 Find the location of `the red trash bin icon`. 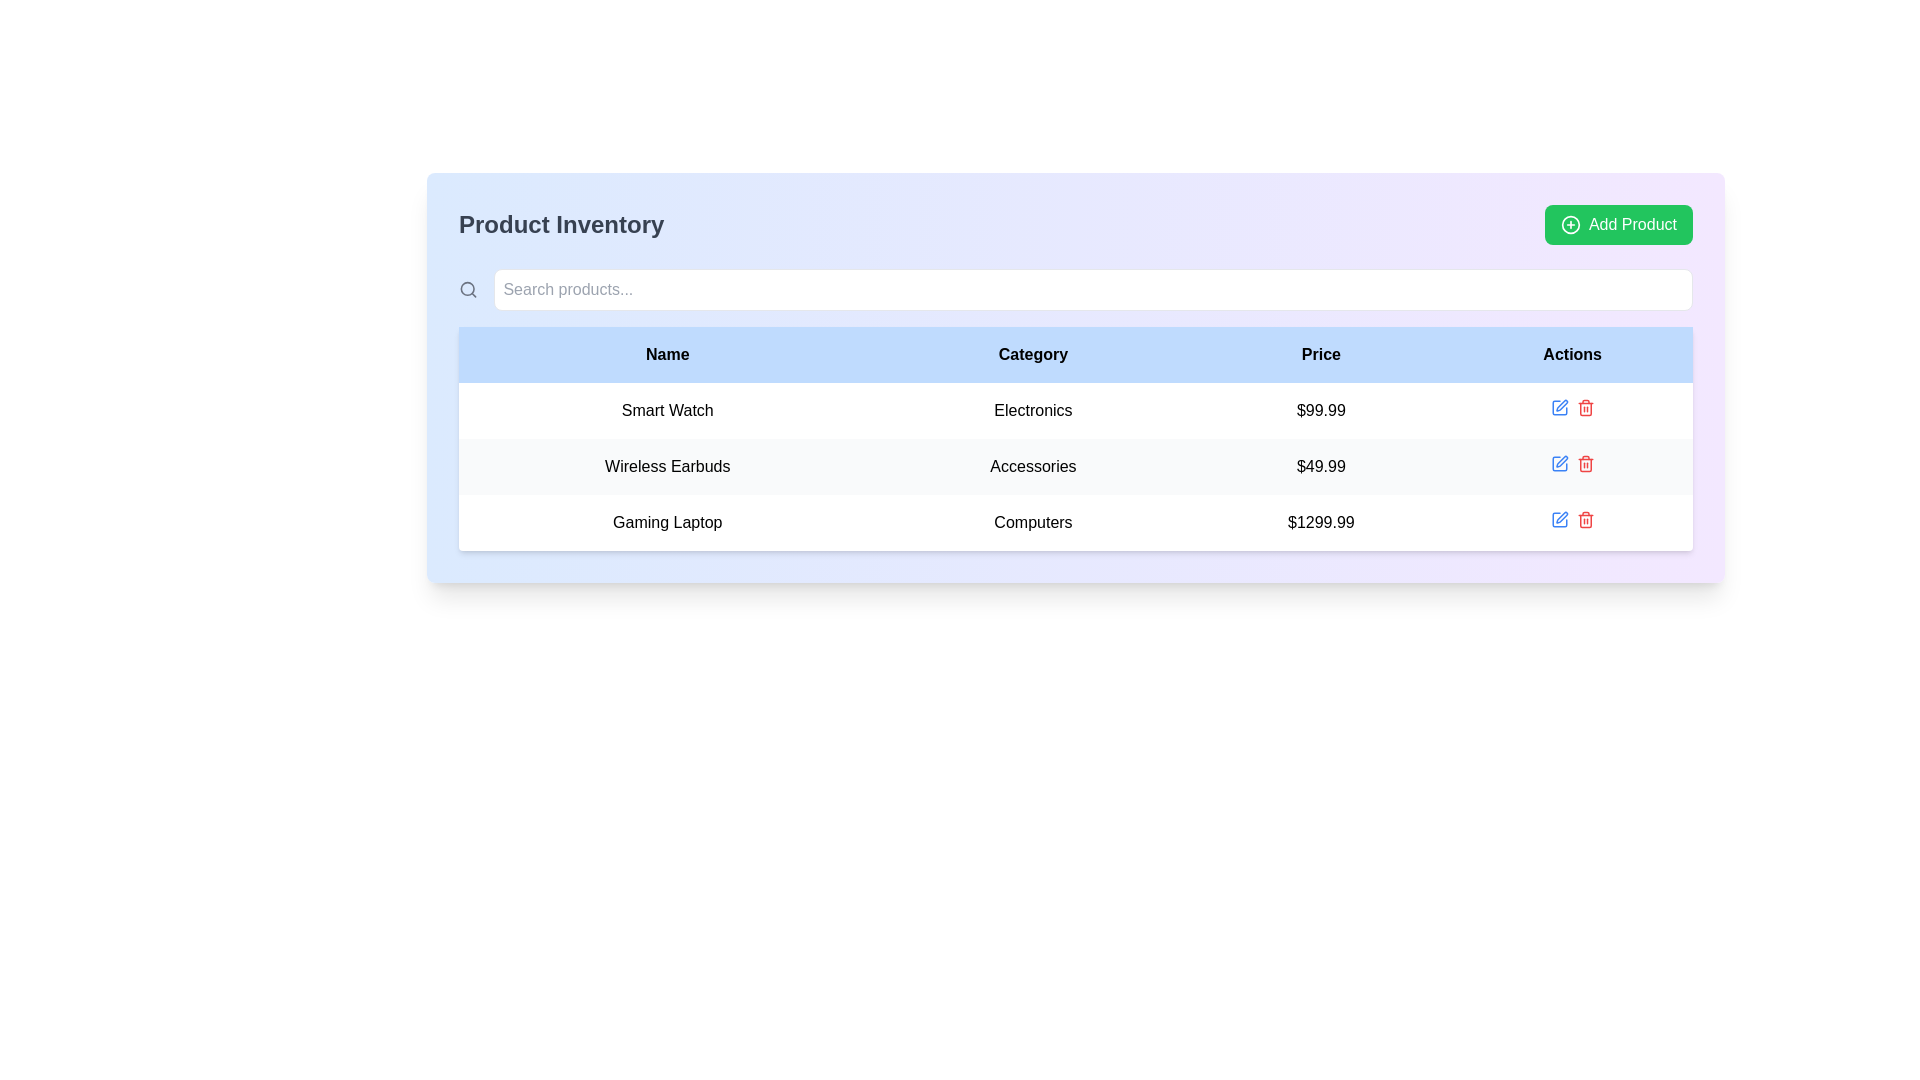

the red trash bin icon is located at coordinates (1584, 463).